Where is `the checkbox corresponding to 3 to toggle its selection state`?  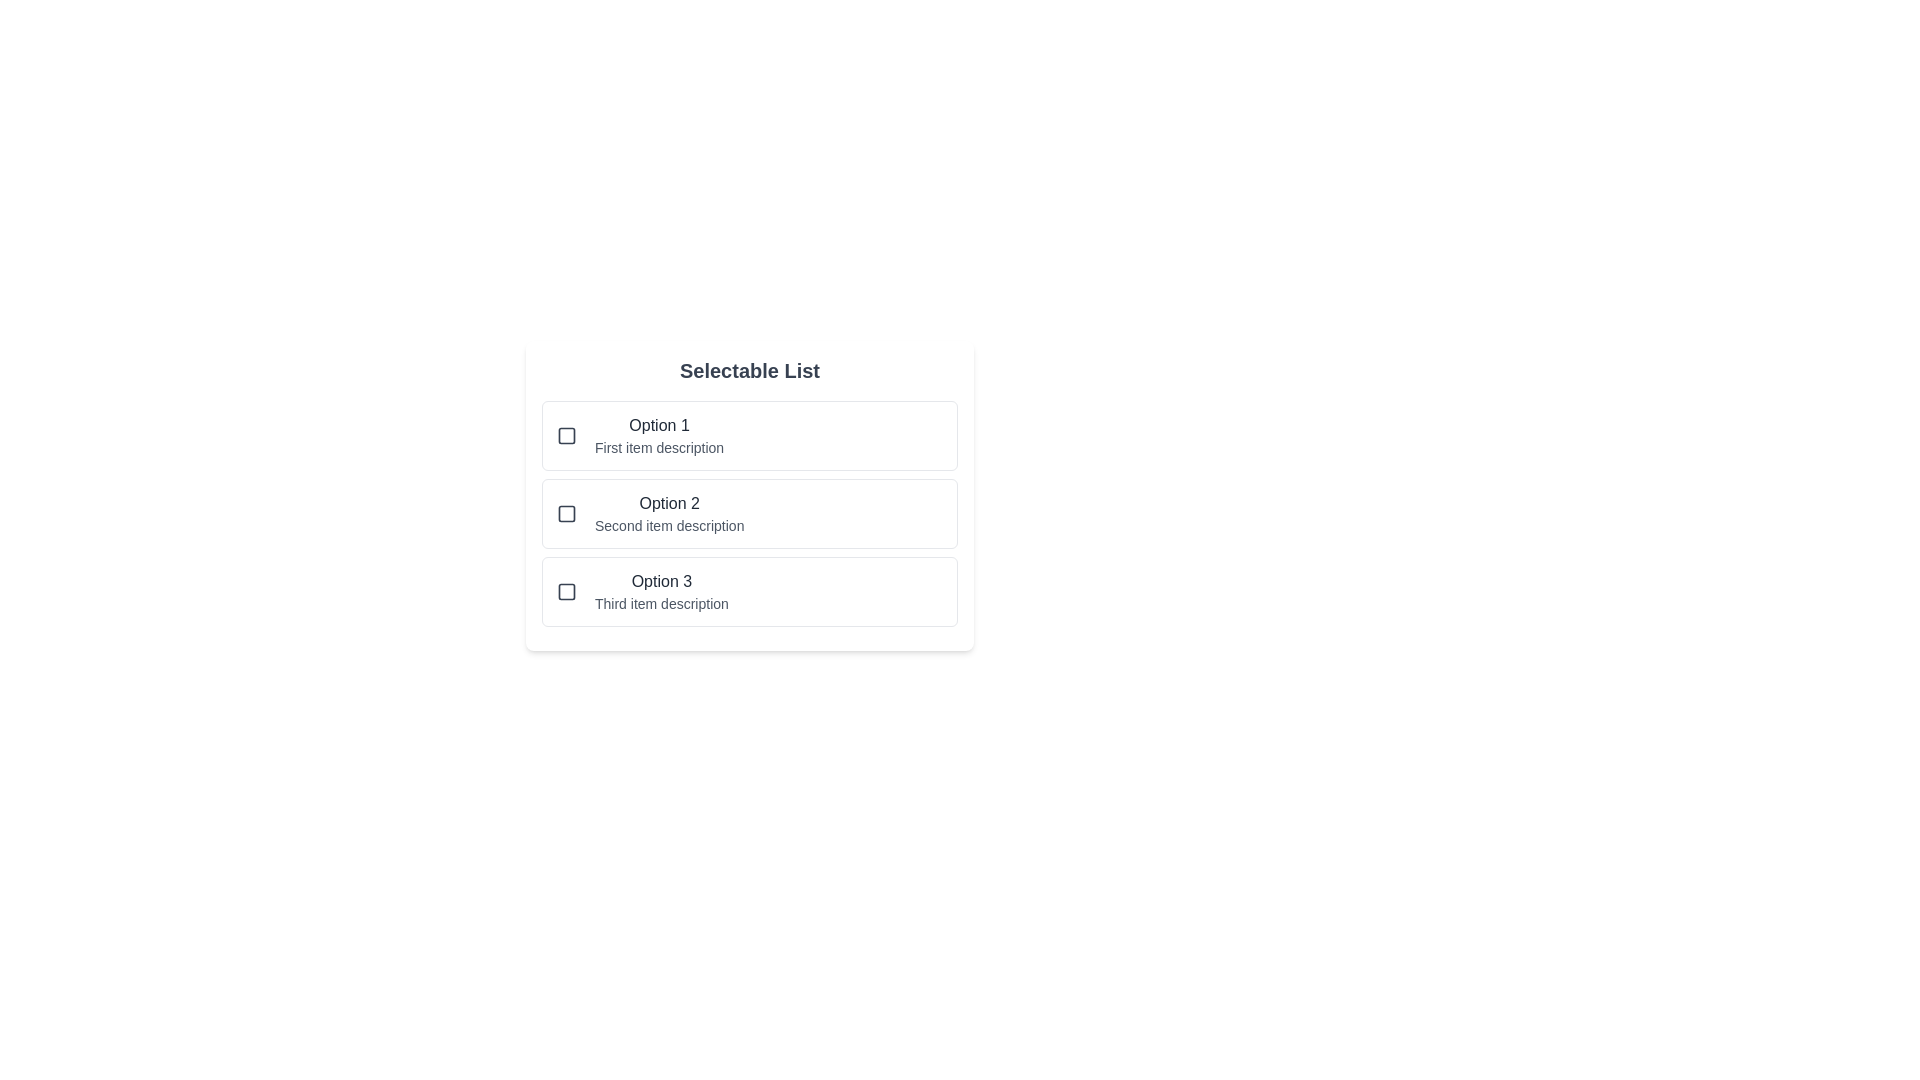 the checkbox corresponding to 3 to toggle its selection state is located at coordinates (565, 590).